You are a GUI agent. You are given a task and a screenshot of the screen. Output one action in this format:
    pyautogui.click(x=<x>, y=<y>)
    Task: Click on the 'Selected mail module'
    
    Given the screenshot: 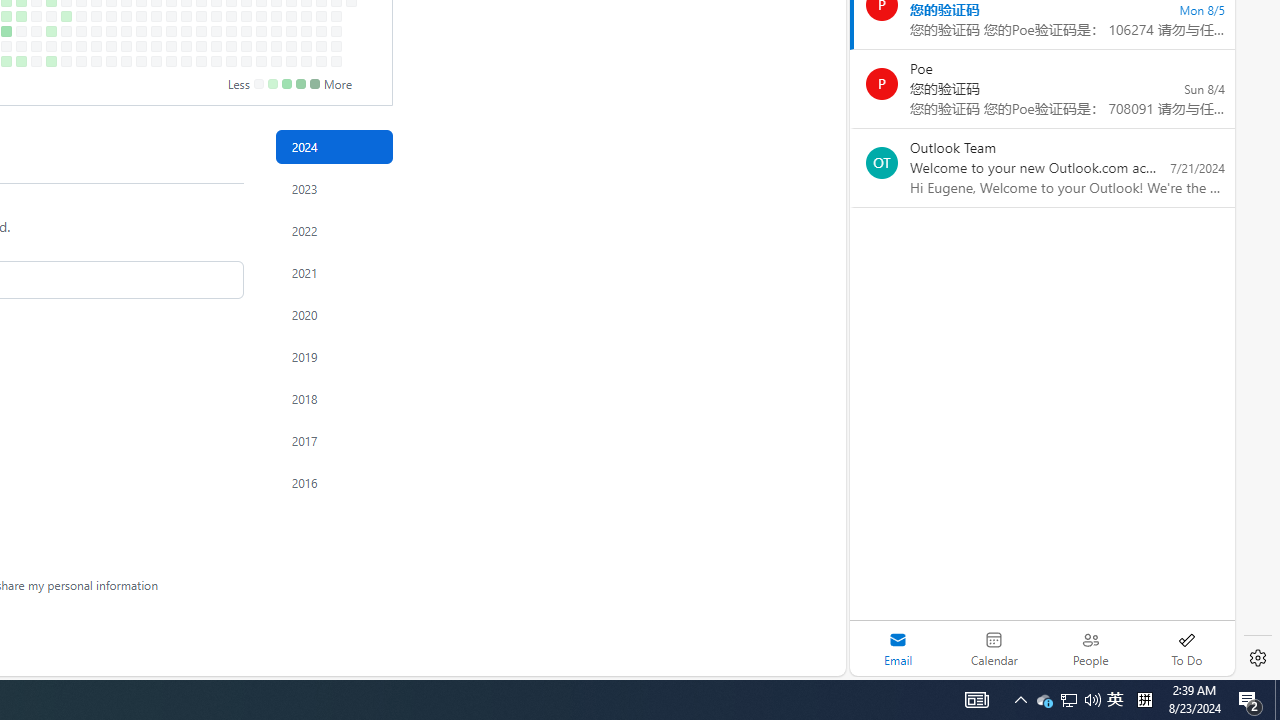 What is the action you would take?
    pyautogui.click(x=897, y=648)
    